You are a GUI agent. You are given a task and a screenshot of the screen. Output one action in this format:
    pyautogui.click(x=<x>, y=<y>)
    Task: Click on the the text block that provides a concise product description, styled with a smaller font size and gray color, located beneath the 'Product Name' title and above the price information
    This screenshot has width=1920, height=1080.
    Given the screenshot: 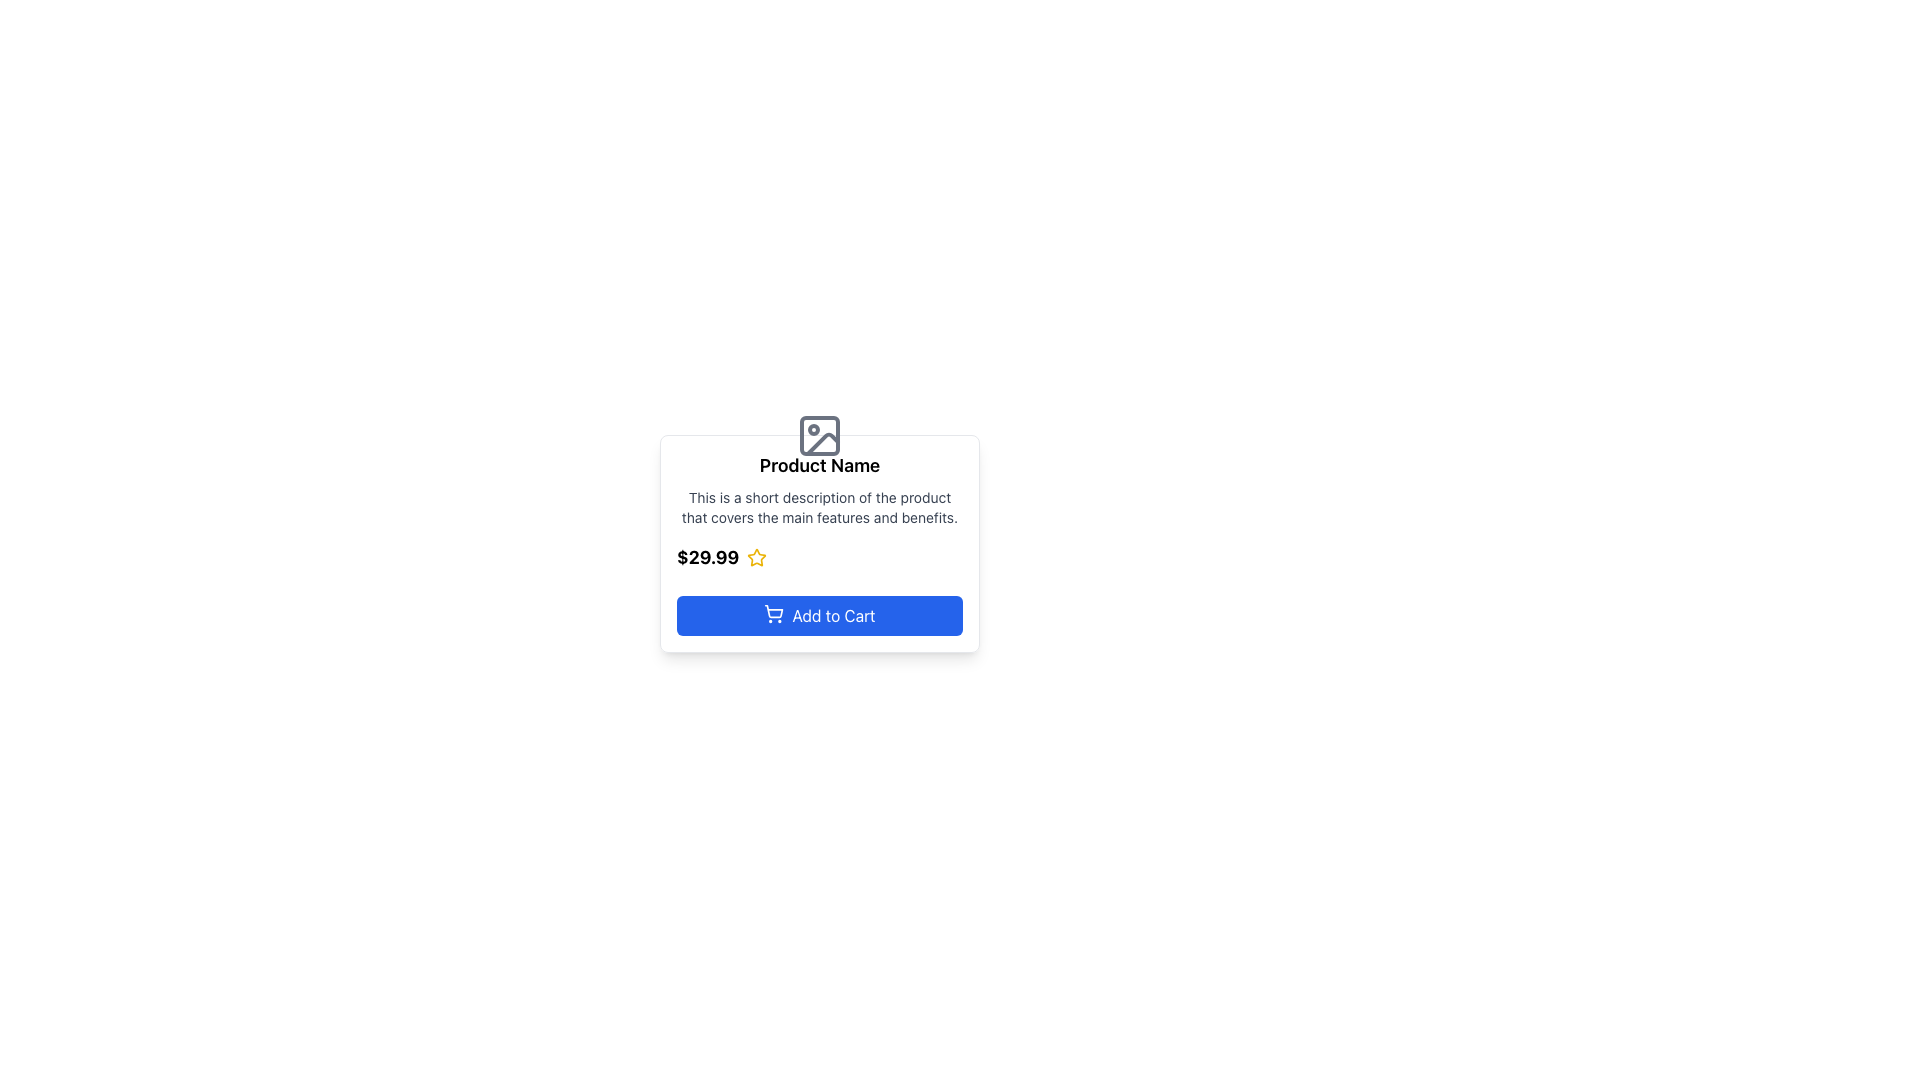 What is the action you would take?
    pyautogui.click(x=820, y=507)
    